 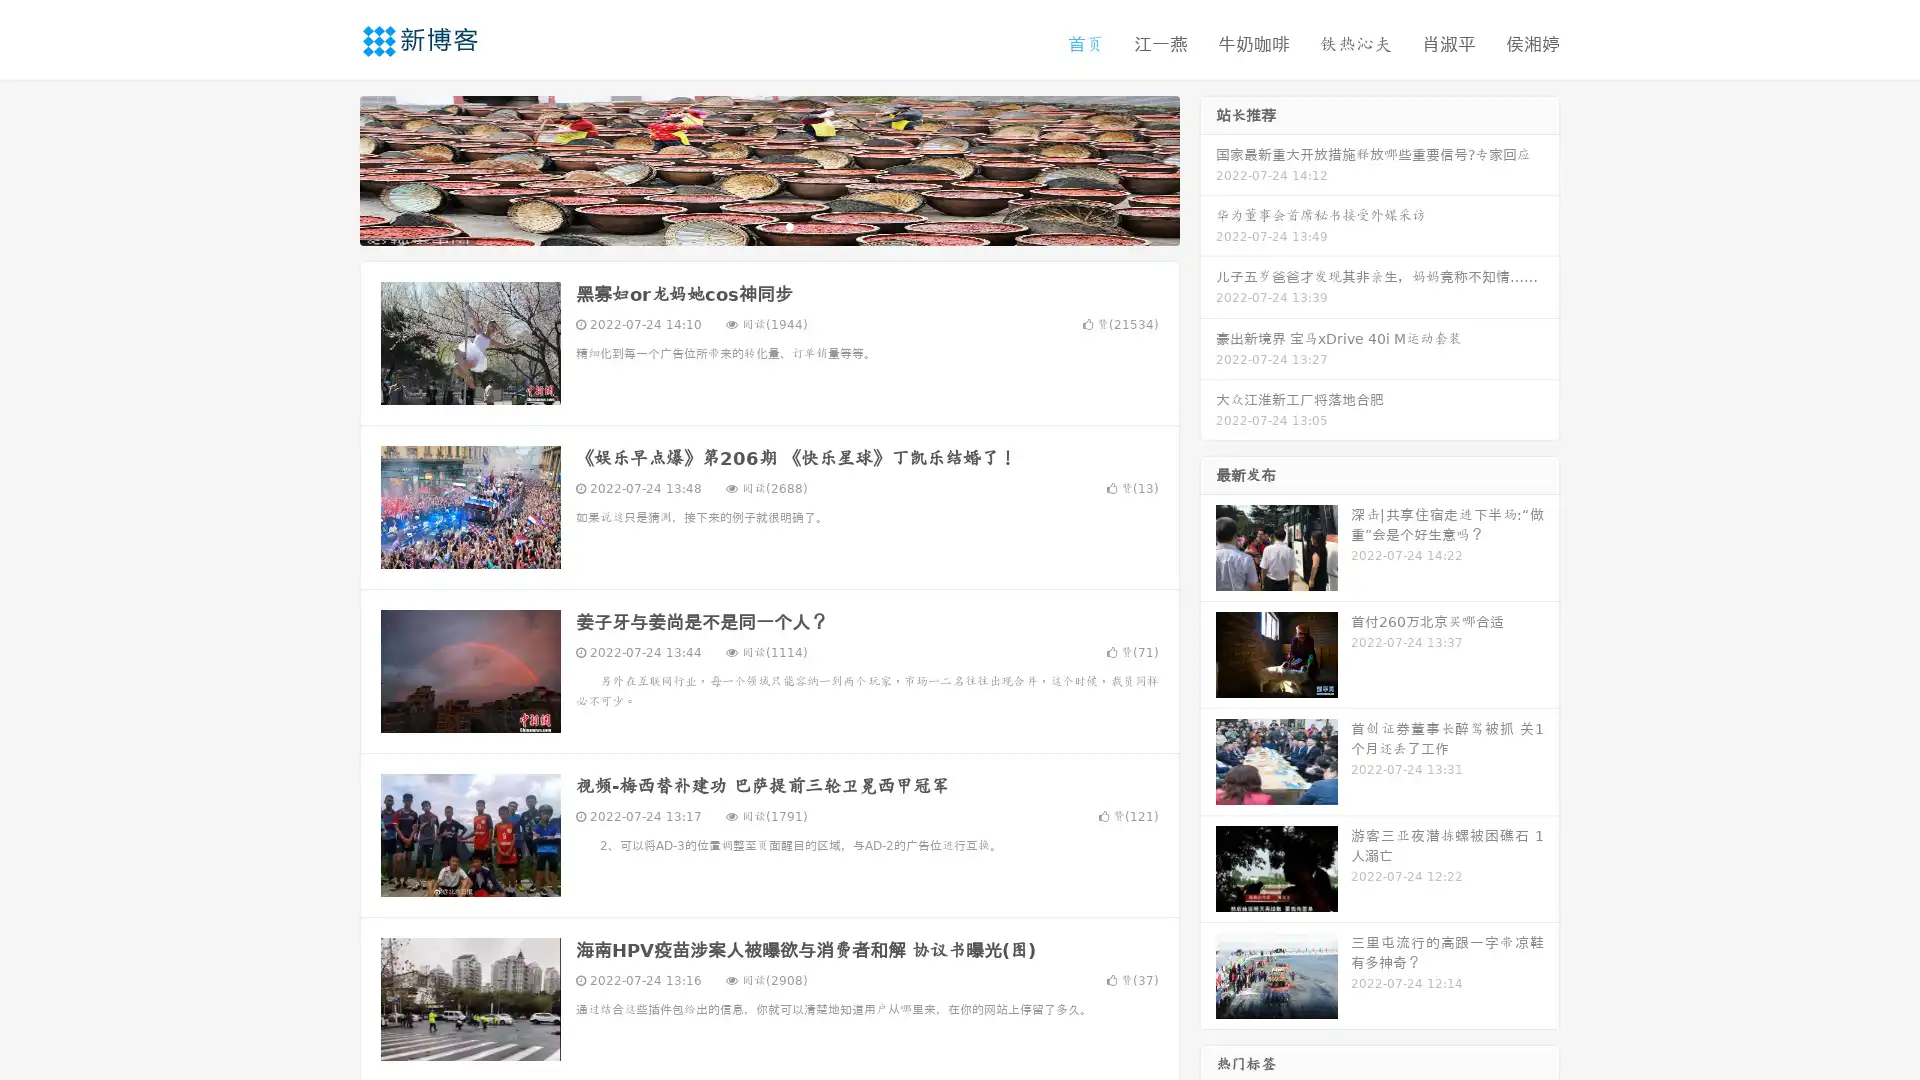 I want to click on Go to slide 2, so click(x=768, y=225).